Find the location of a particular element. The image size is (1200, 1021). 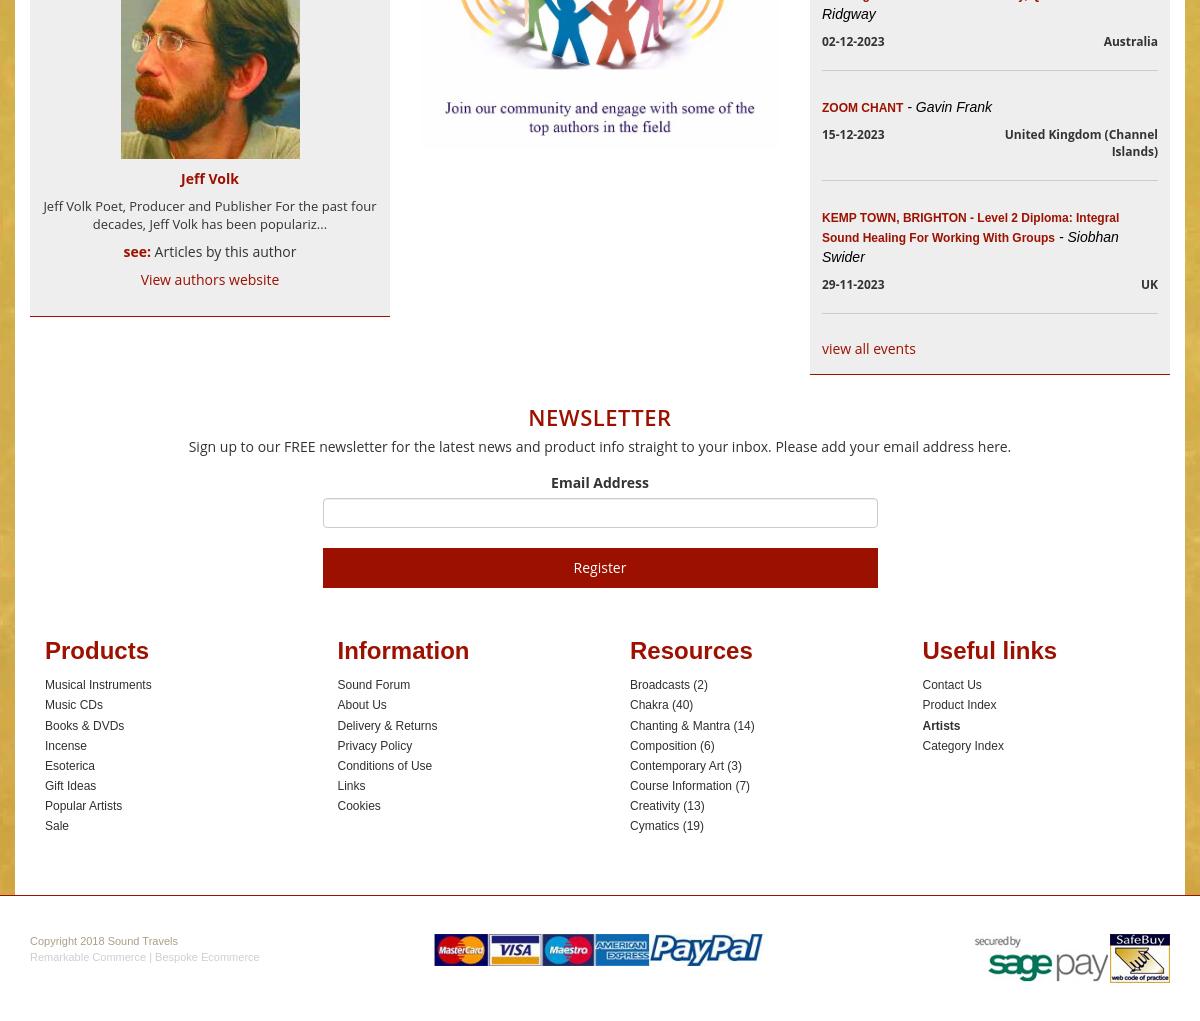

'Gift Ideas' is located at coordinates (70, 785).